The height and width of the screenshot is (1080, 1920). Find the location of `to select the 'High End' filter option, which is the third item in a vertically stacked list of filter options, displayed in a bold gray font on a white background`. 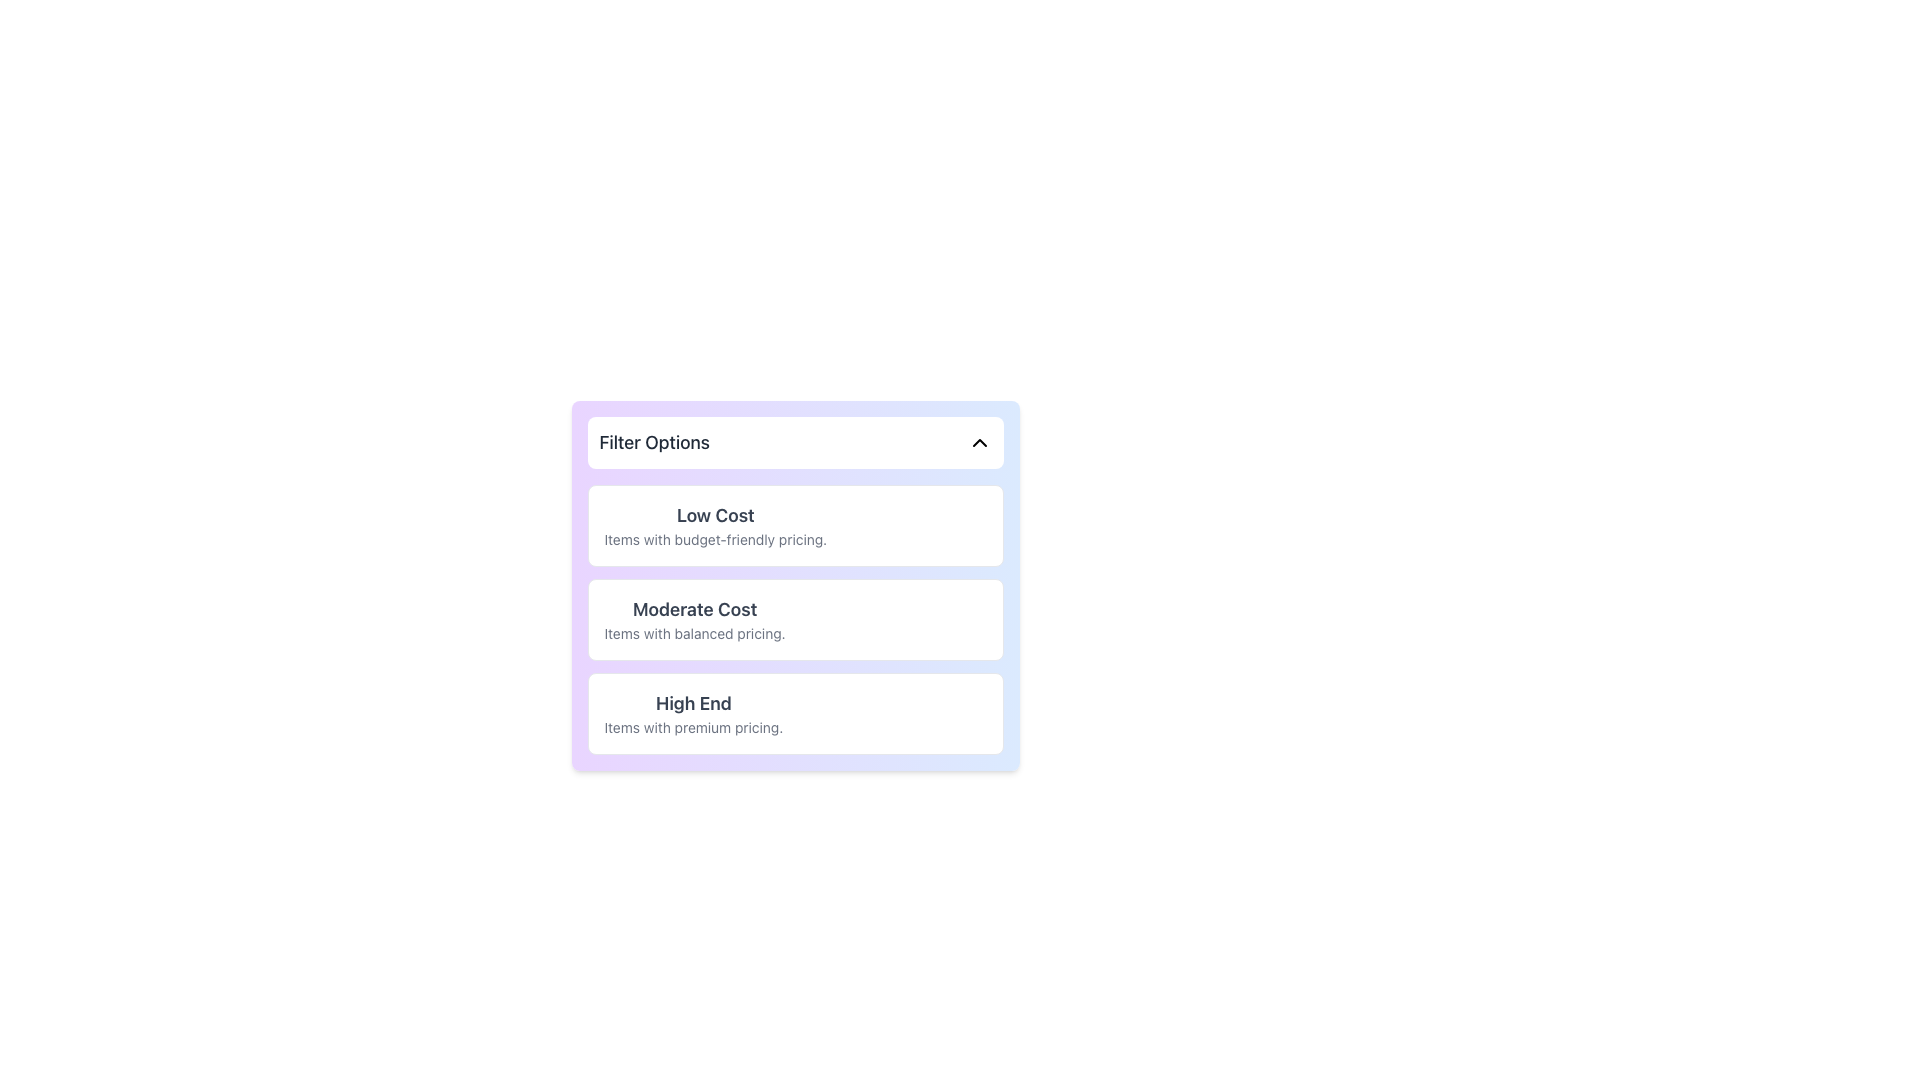

to select the 'High End' filter option, which is the third item in a vertically stacked list of filter options, displayed in a bold gray font on a white background is located at coordinates (693, 712).